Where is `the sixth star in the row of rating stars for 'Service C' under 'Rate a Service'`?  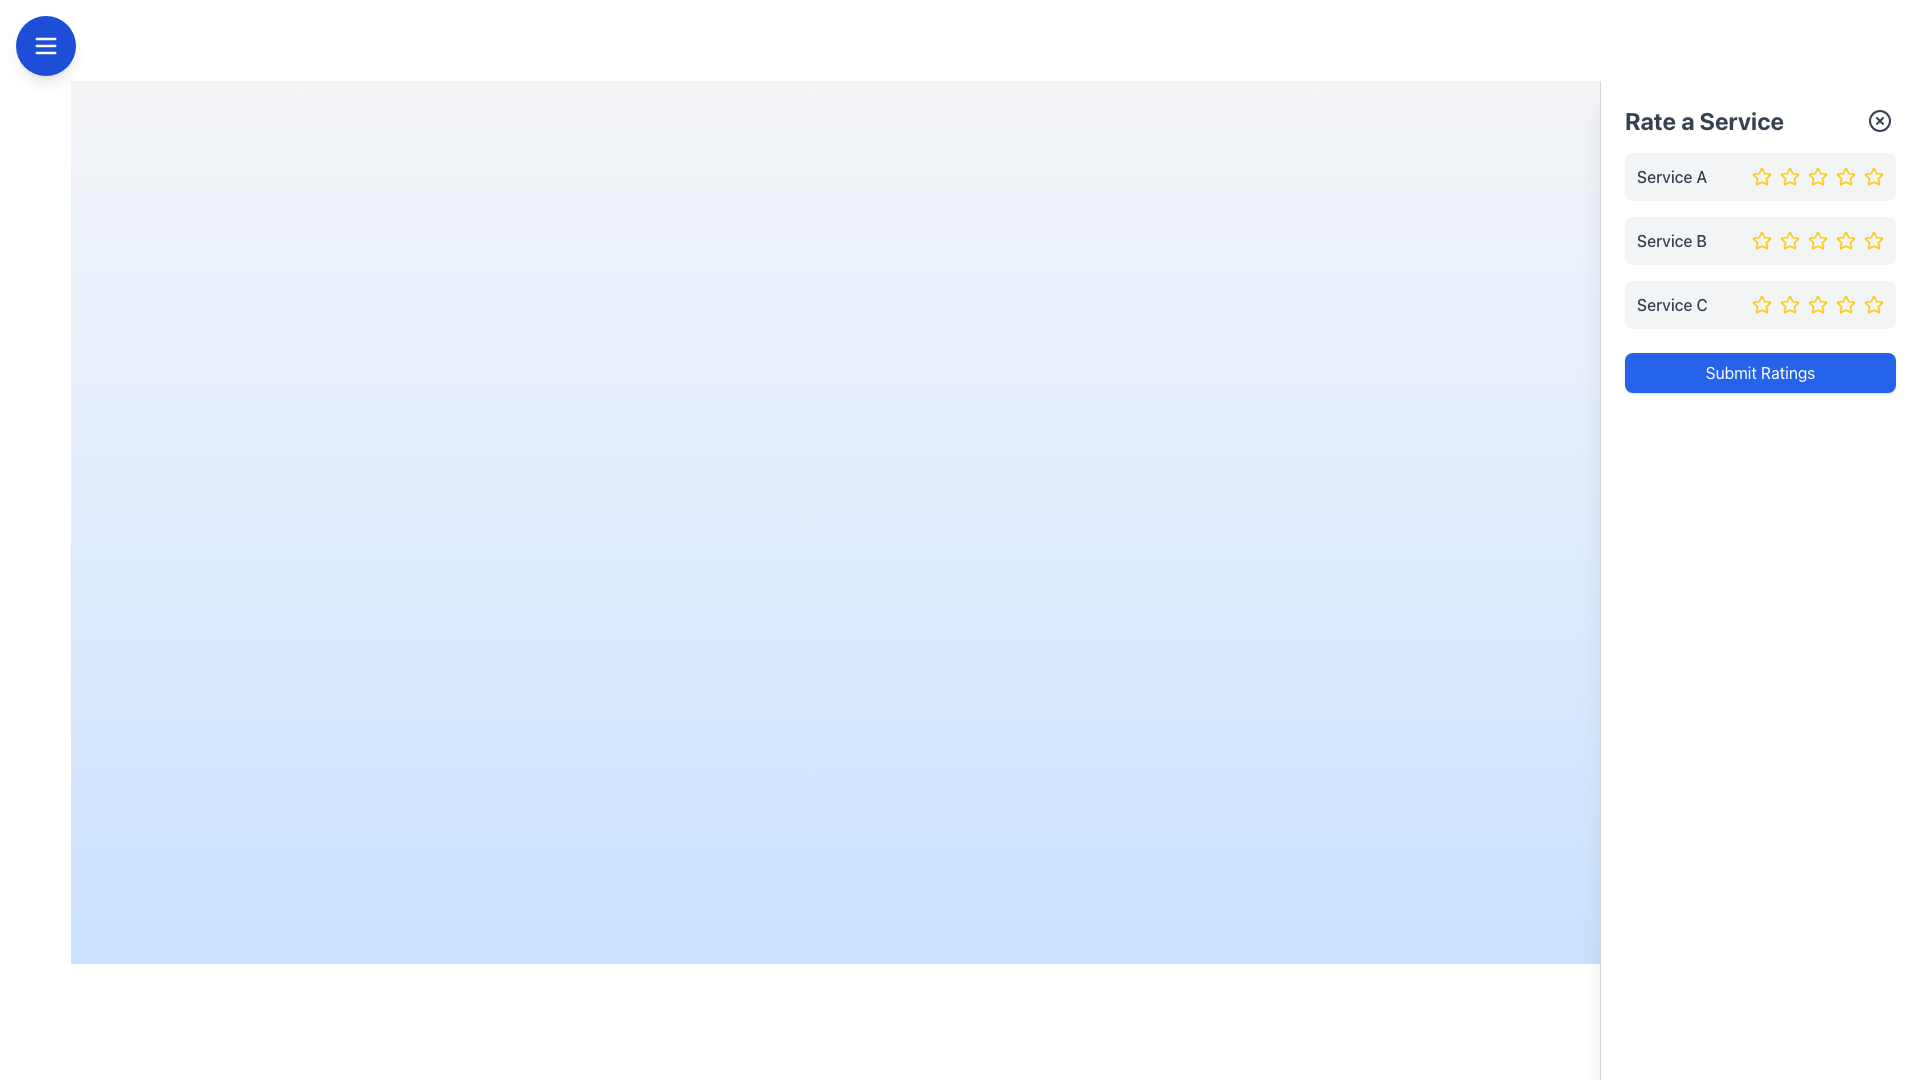
the sixth star in the row of rating stars for 'Service C' under 'Rate a Service' is located at coordinates (1845, 304).